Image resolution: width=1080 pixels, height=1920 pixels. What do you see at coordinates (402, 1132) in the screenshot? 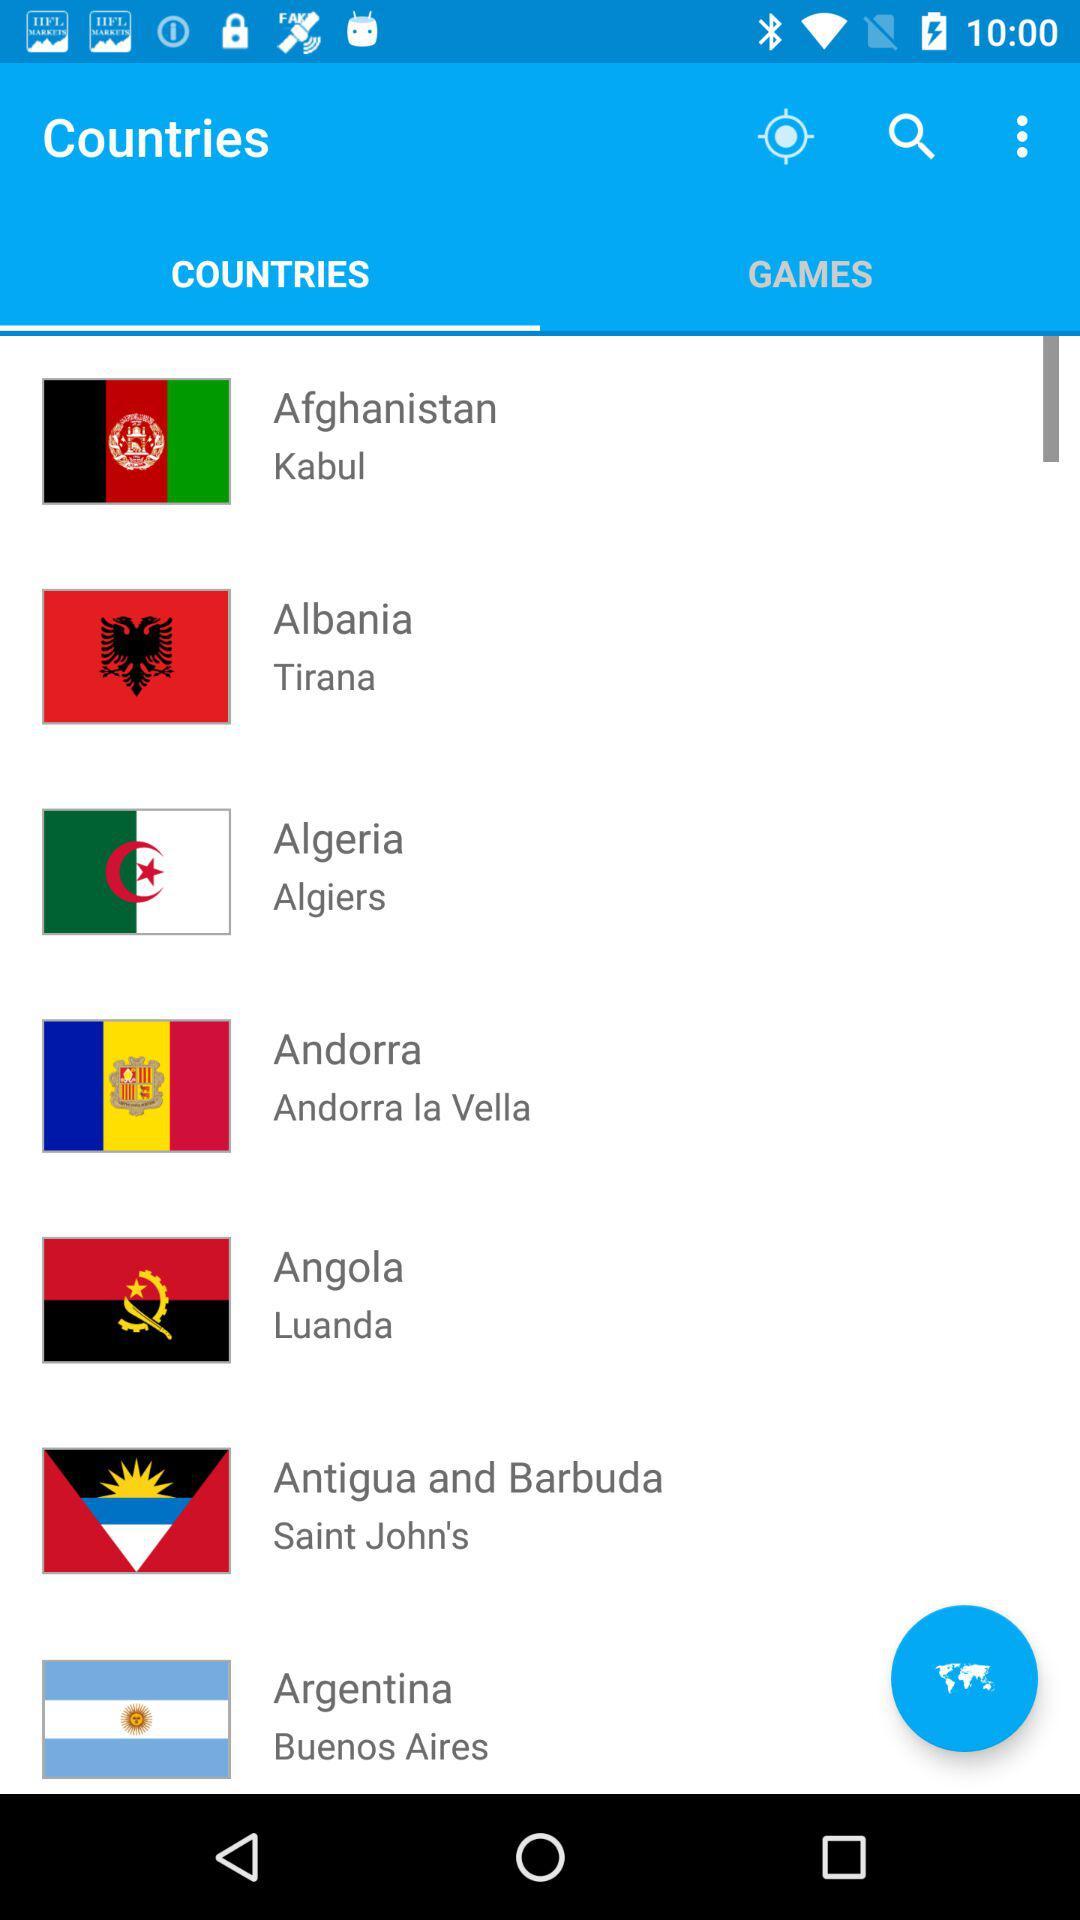
I see `the andorra la vella at the center` at bounding box center [402, 1132].